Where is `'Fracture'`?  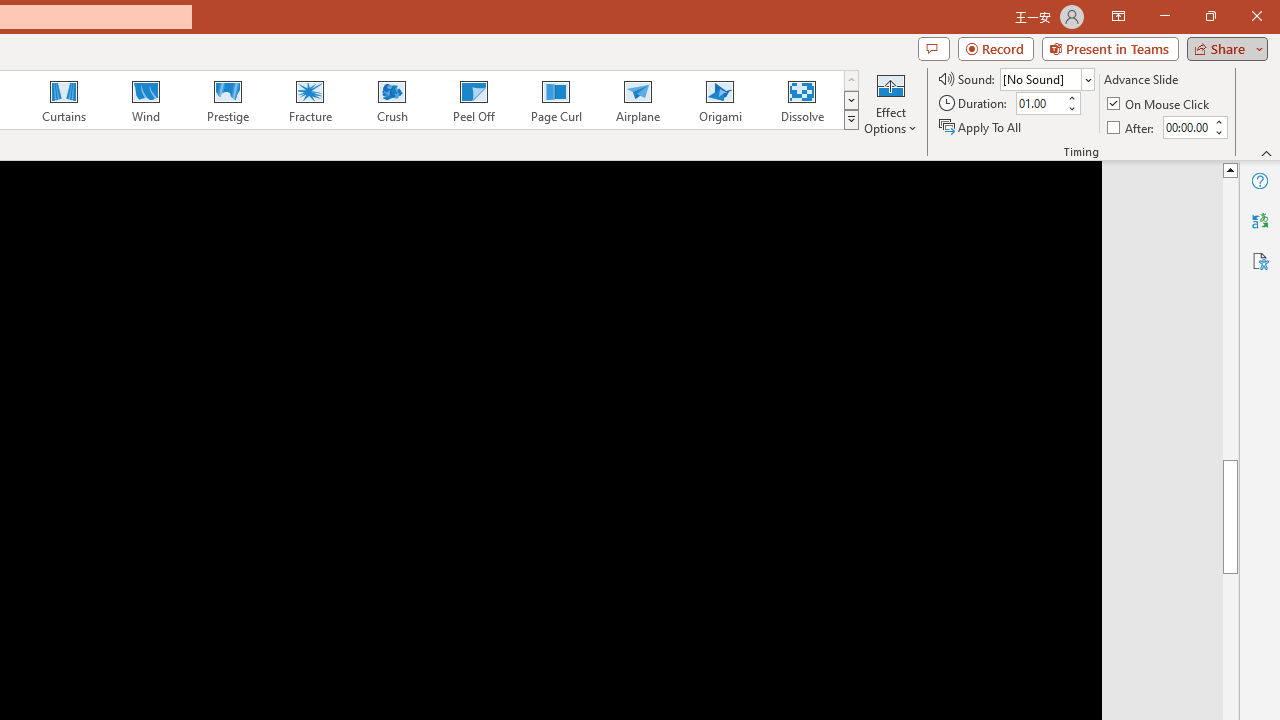 'Fracture' is located at coordinates (308, 100).